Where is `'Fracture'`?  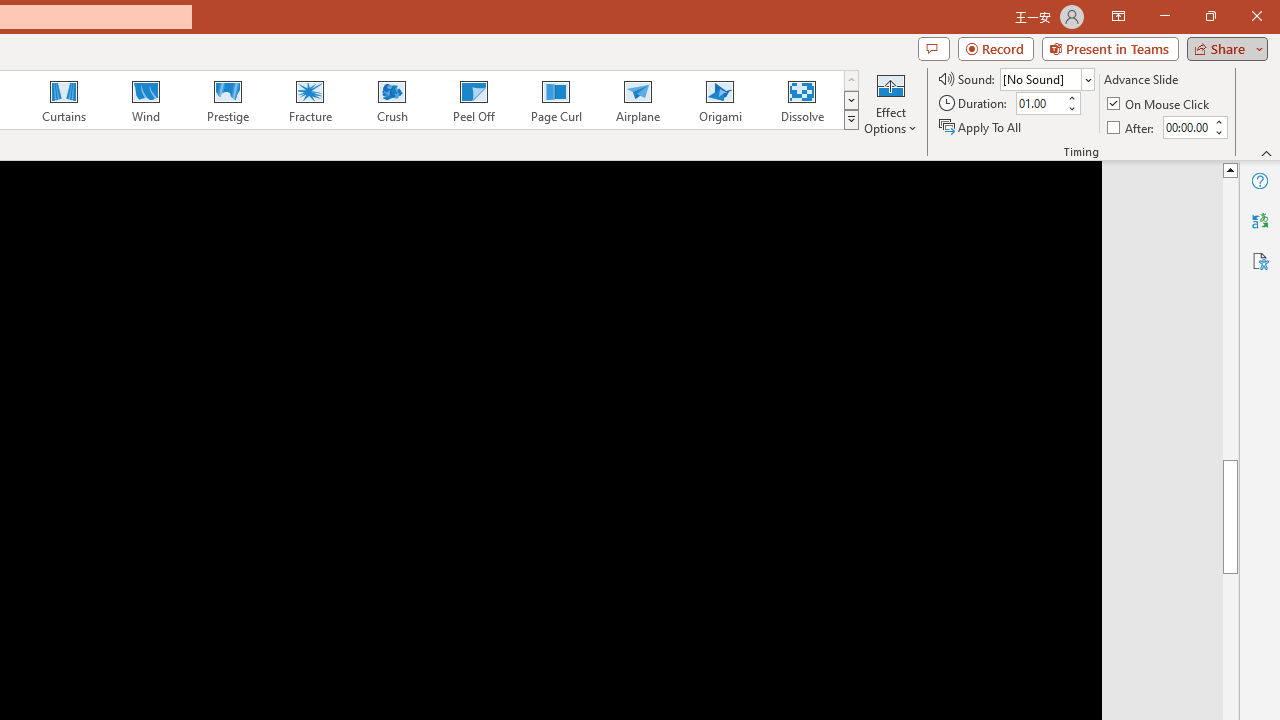 'Fracture' is located at coordinates (308, 100).